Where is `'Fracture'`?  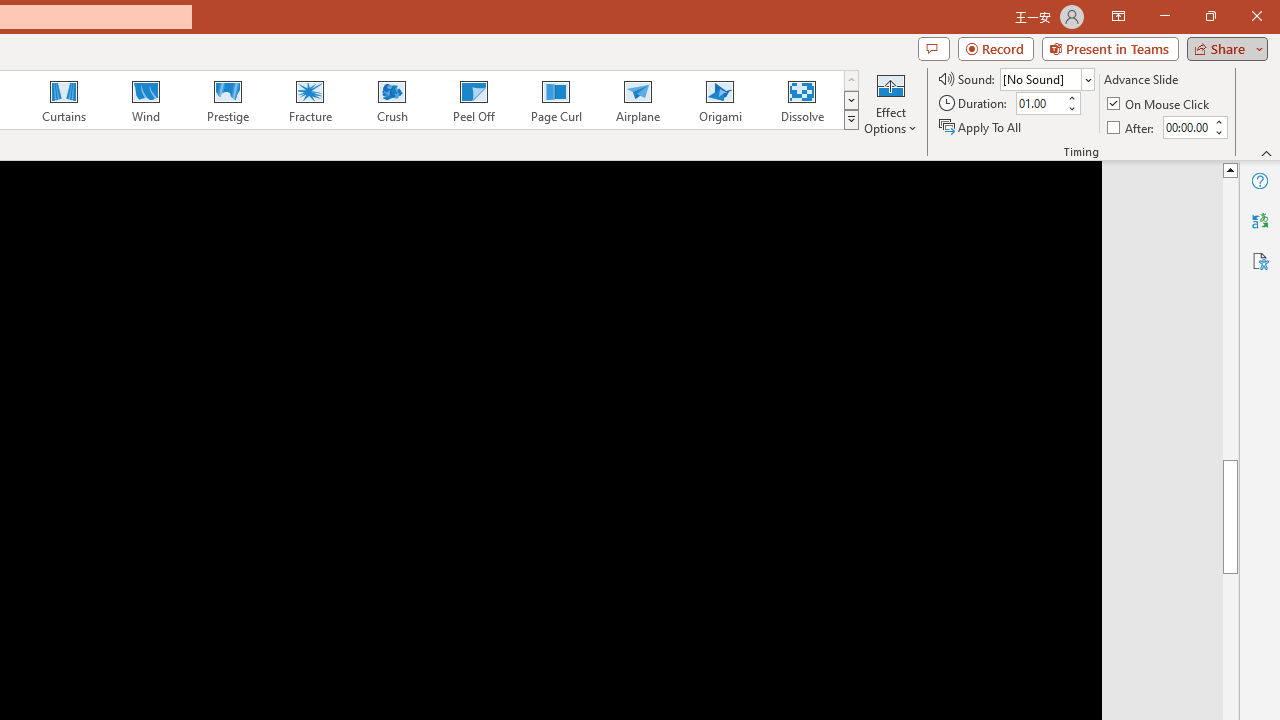 'Fracture' is located at coordinates (308, 100).